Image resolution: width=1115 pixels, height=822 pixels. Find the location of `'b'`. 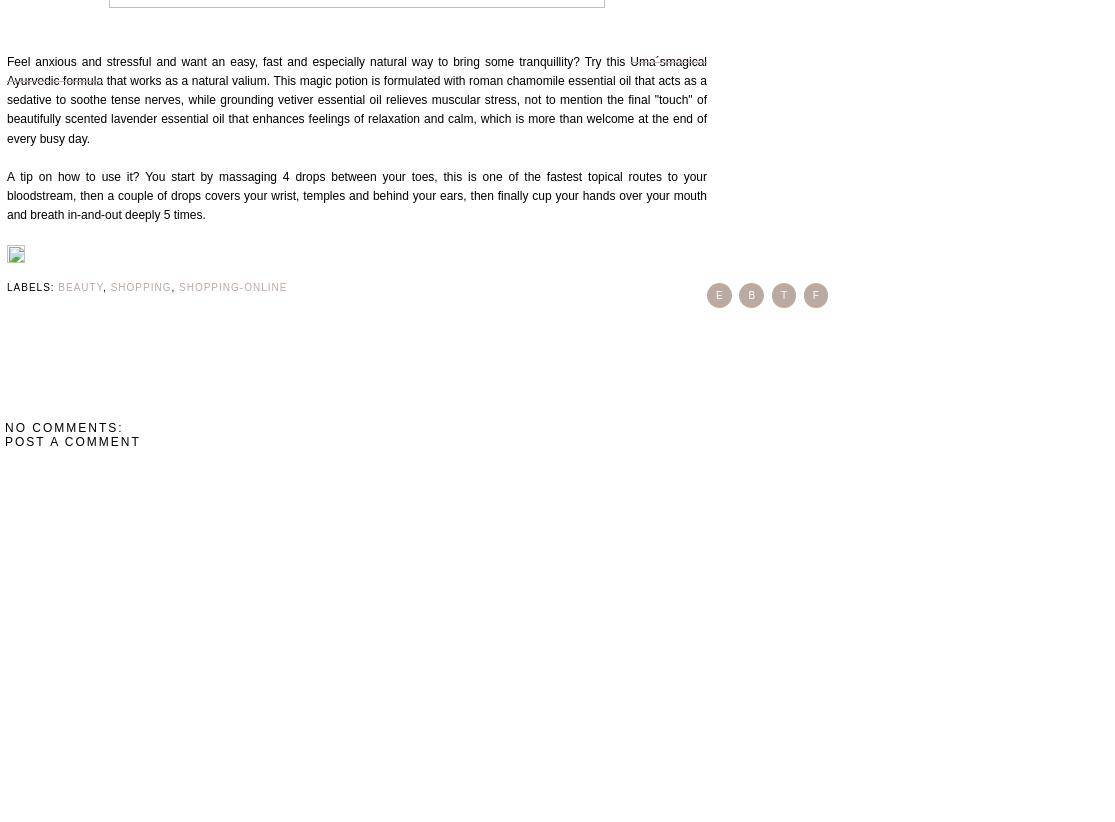

'b' is located at coordinates (751, 294).